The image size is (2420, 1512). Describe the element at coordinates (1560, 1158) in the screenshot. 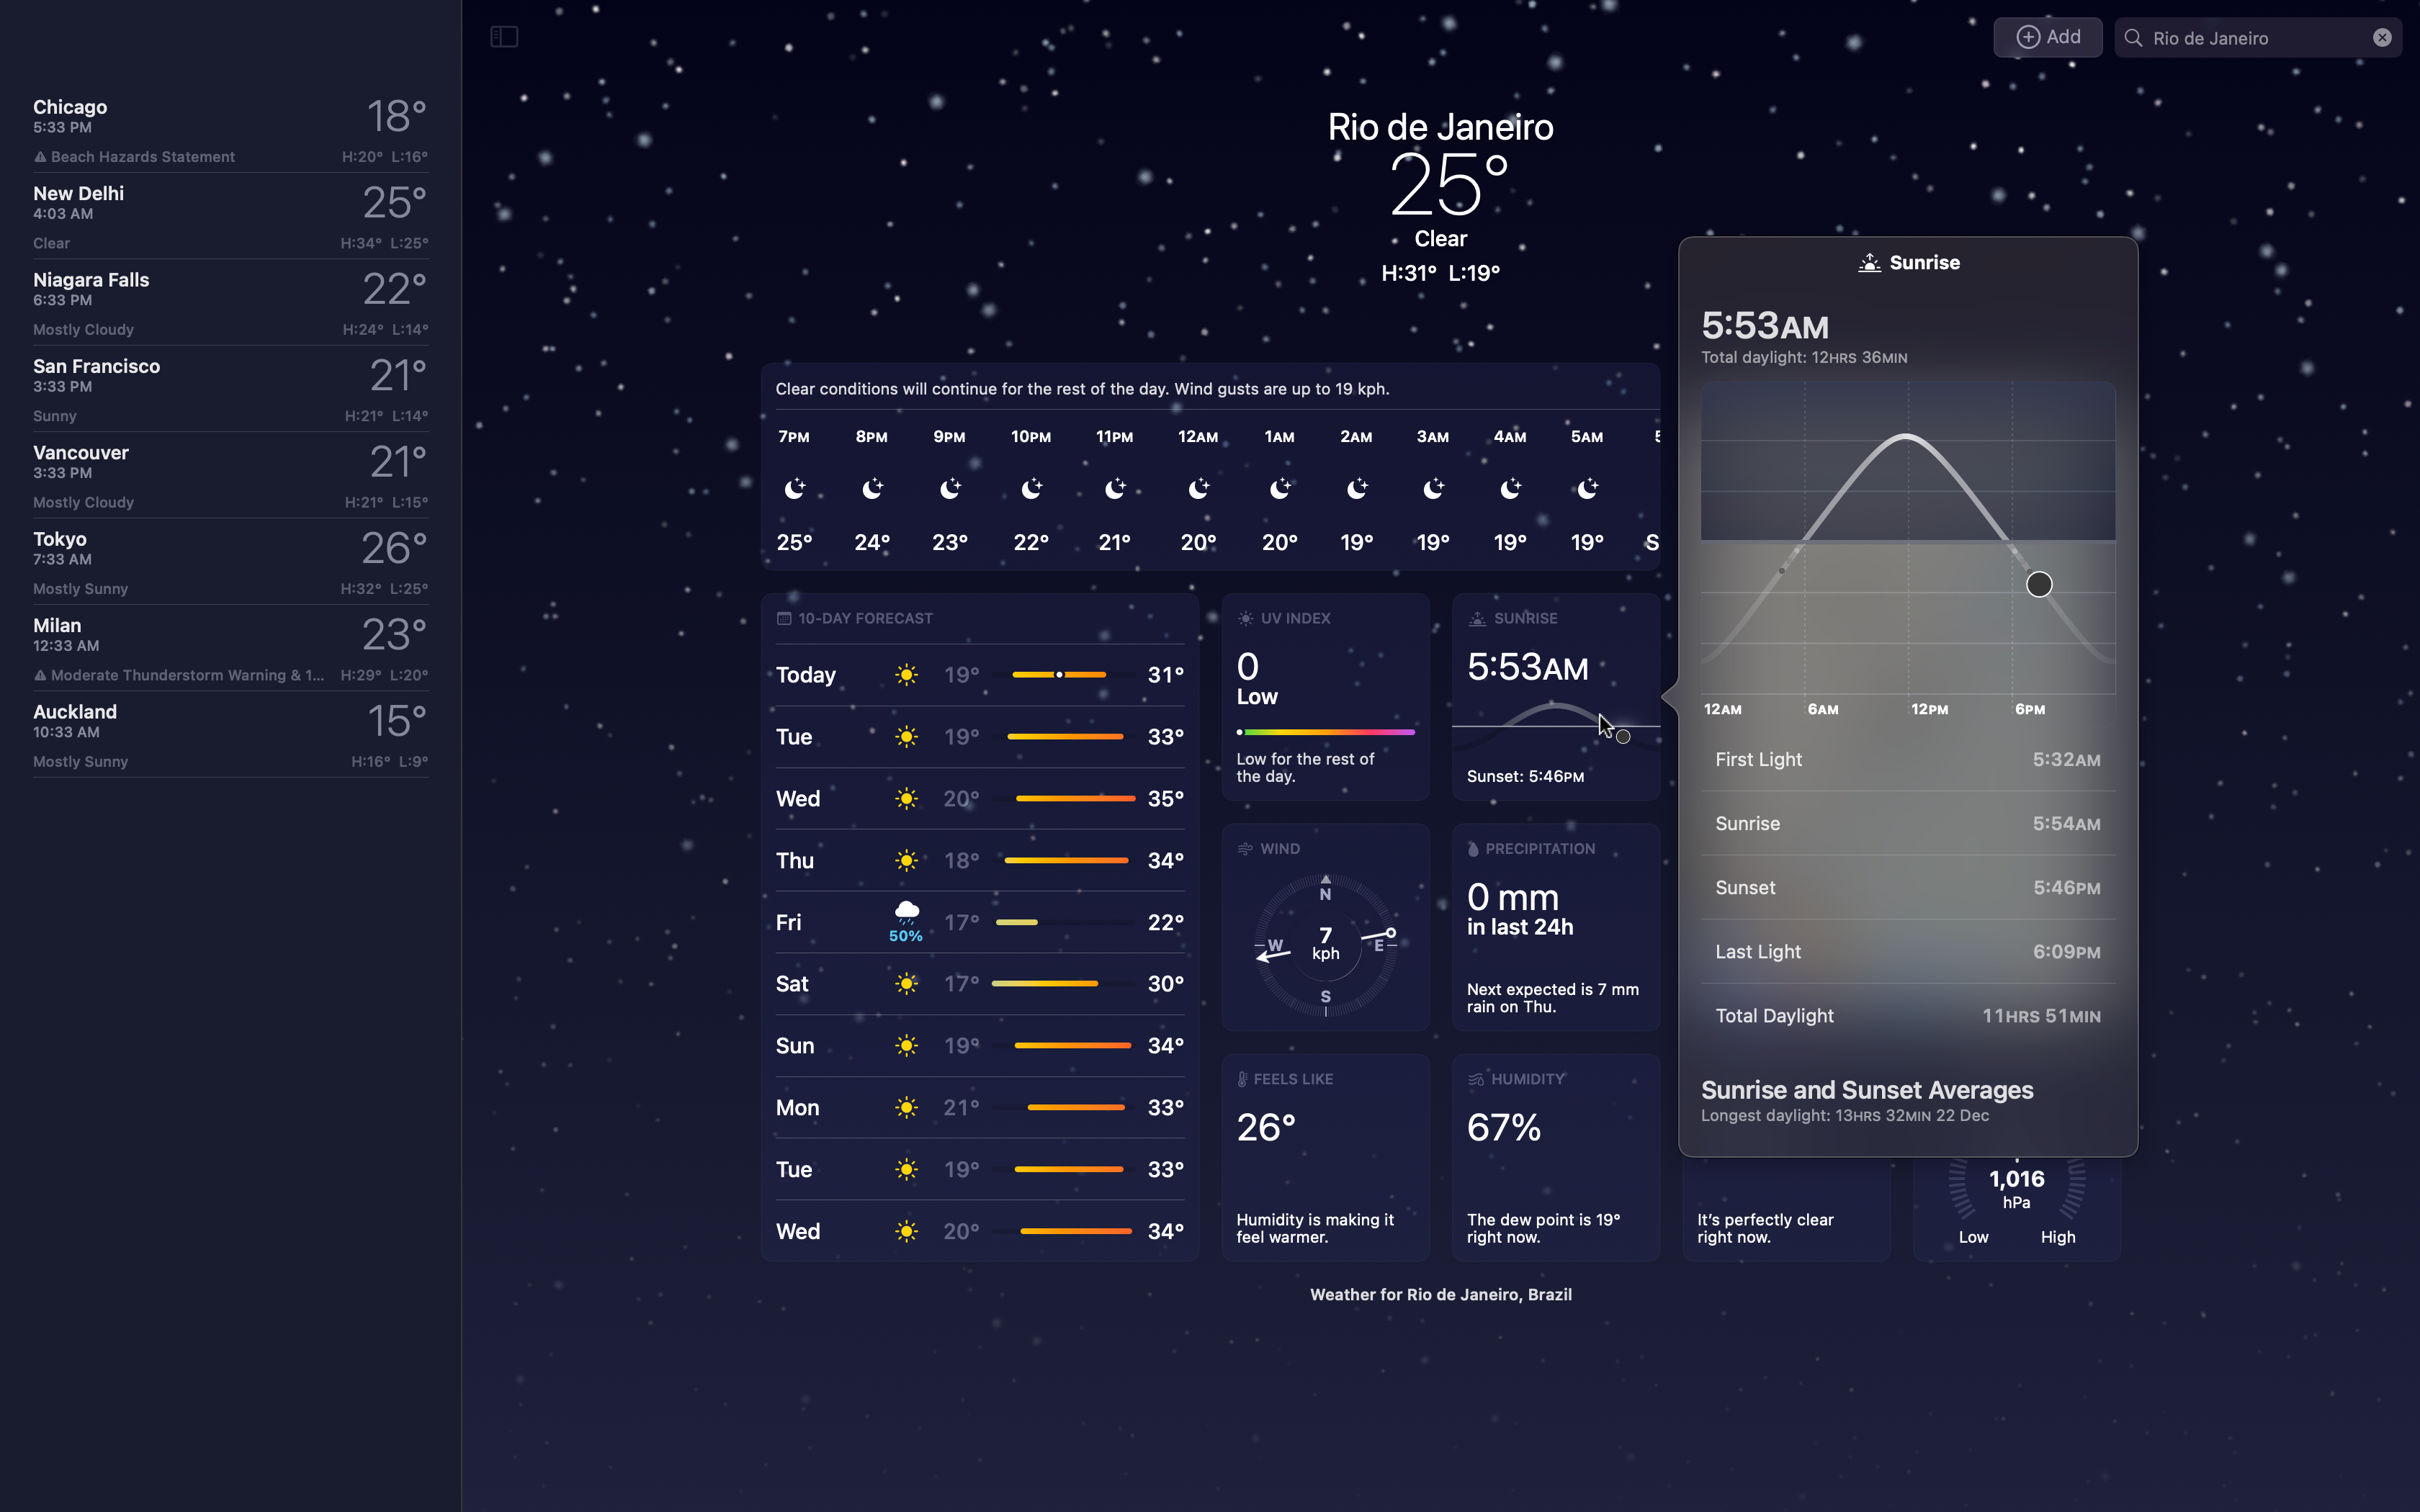

I see `Investigate further data on humidity` at that location.